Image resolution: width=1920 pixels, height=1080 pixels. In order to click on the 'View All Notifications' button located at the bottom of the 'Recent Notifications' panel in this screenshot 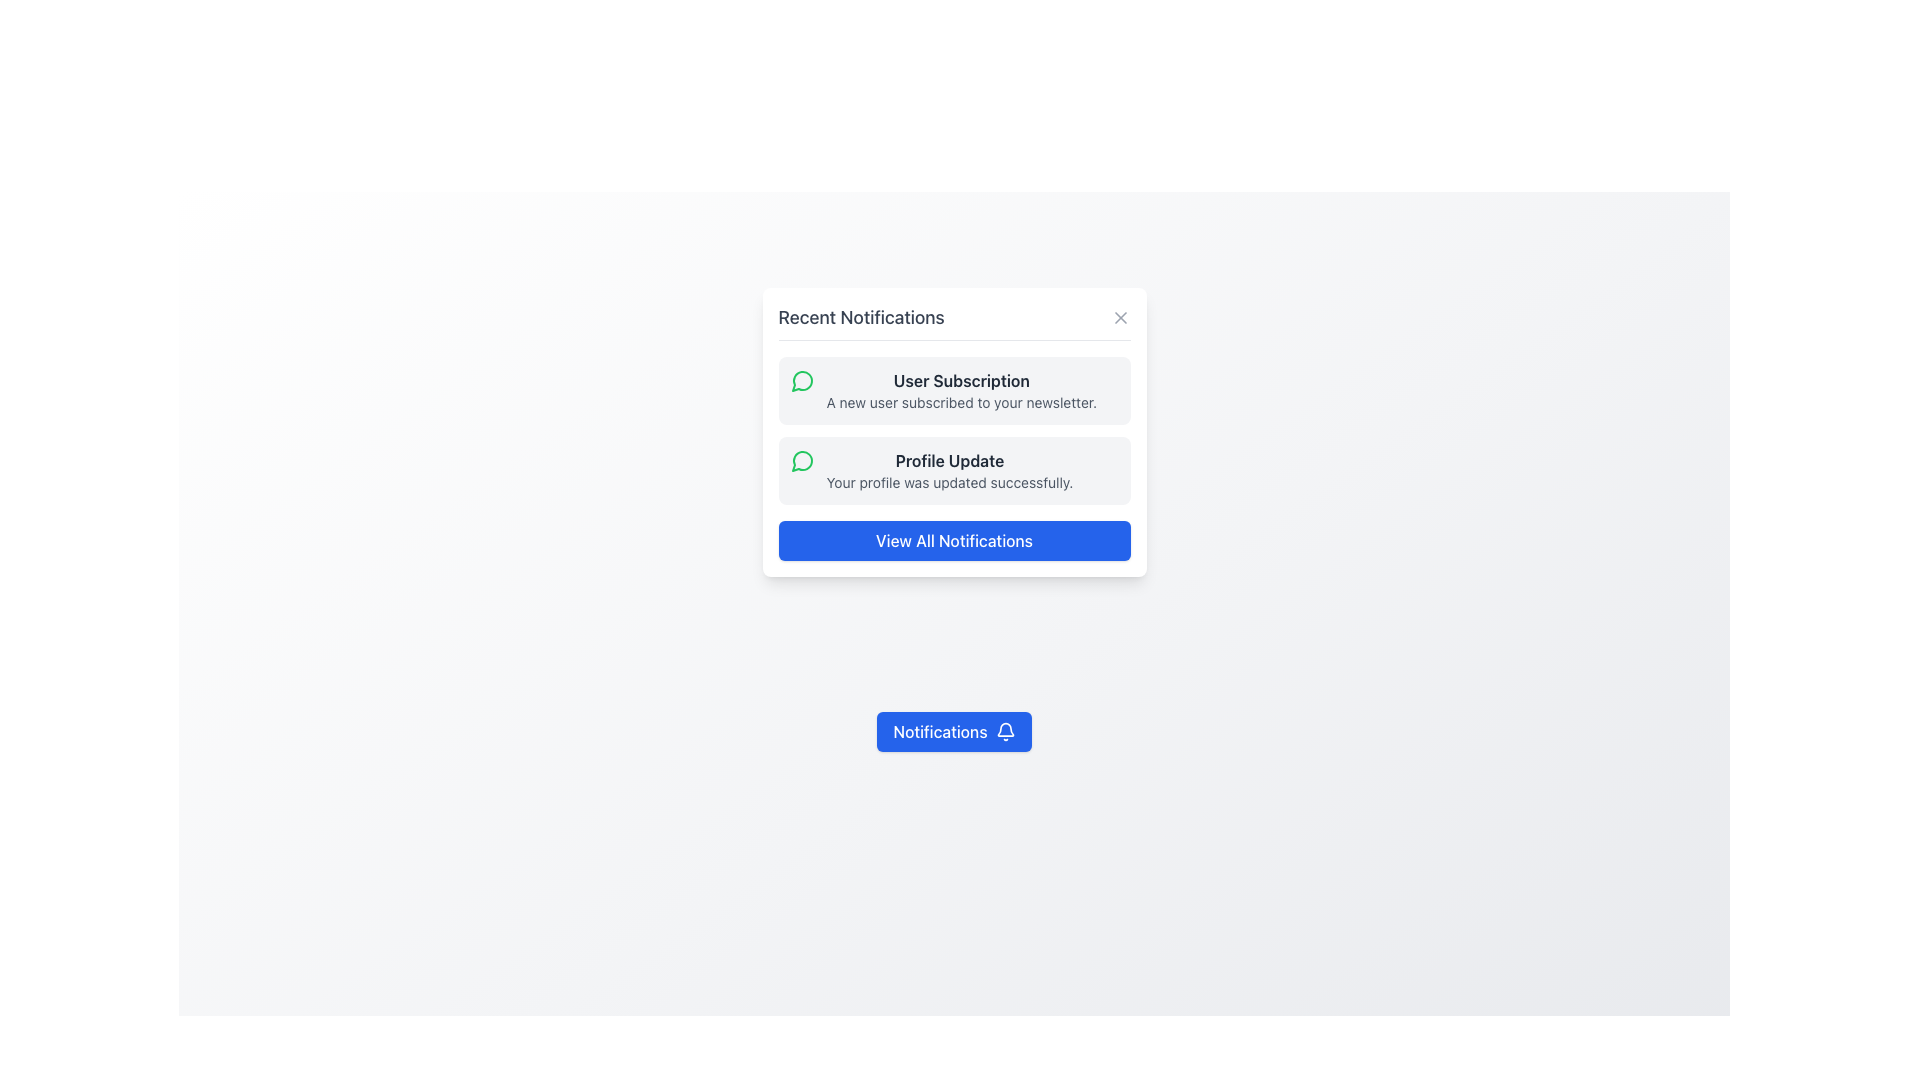, I will do `click(953, 540)`.